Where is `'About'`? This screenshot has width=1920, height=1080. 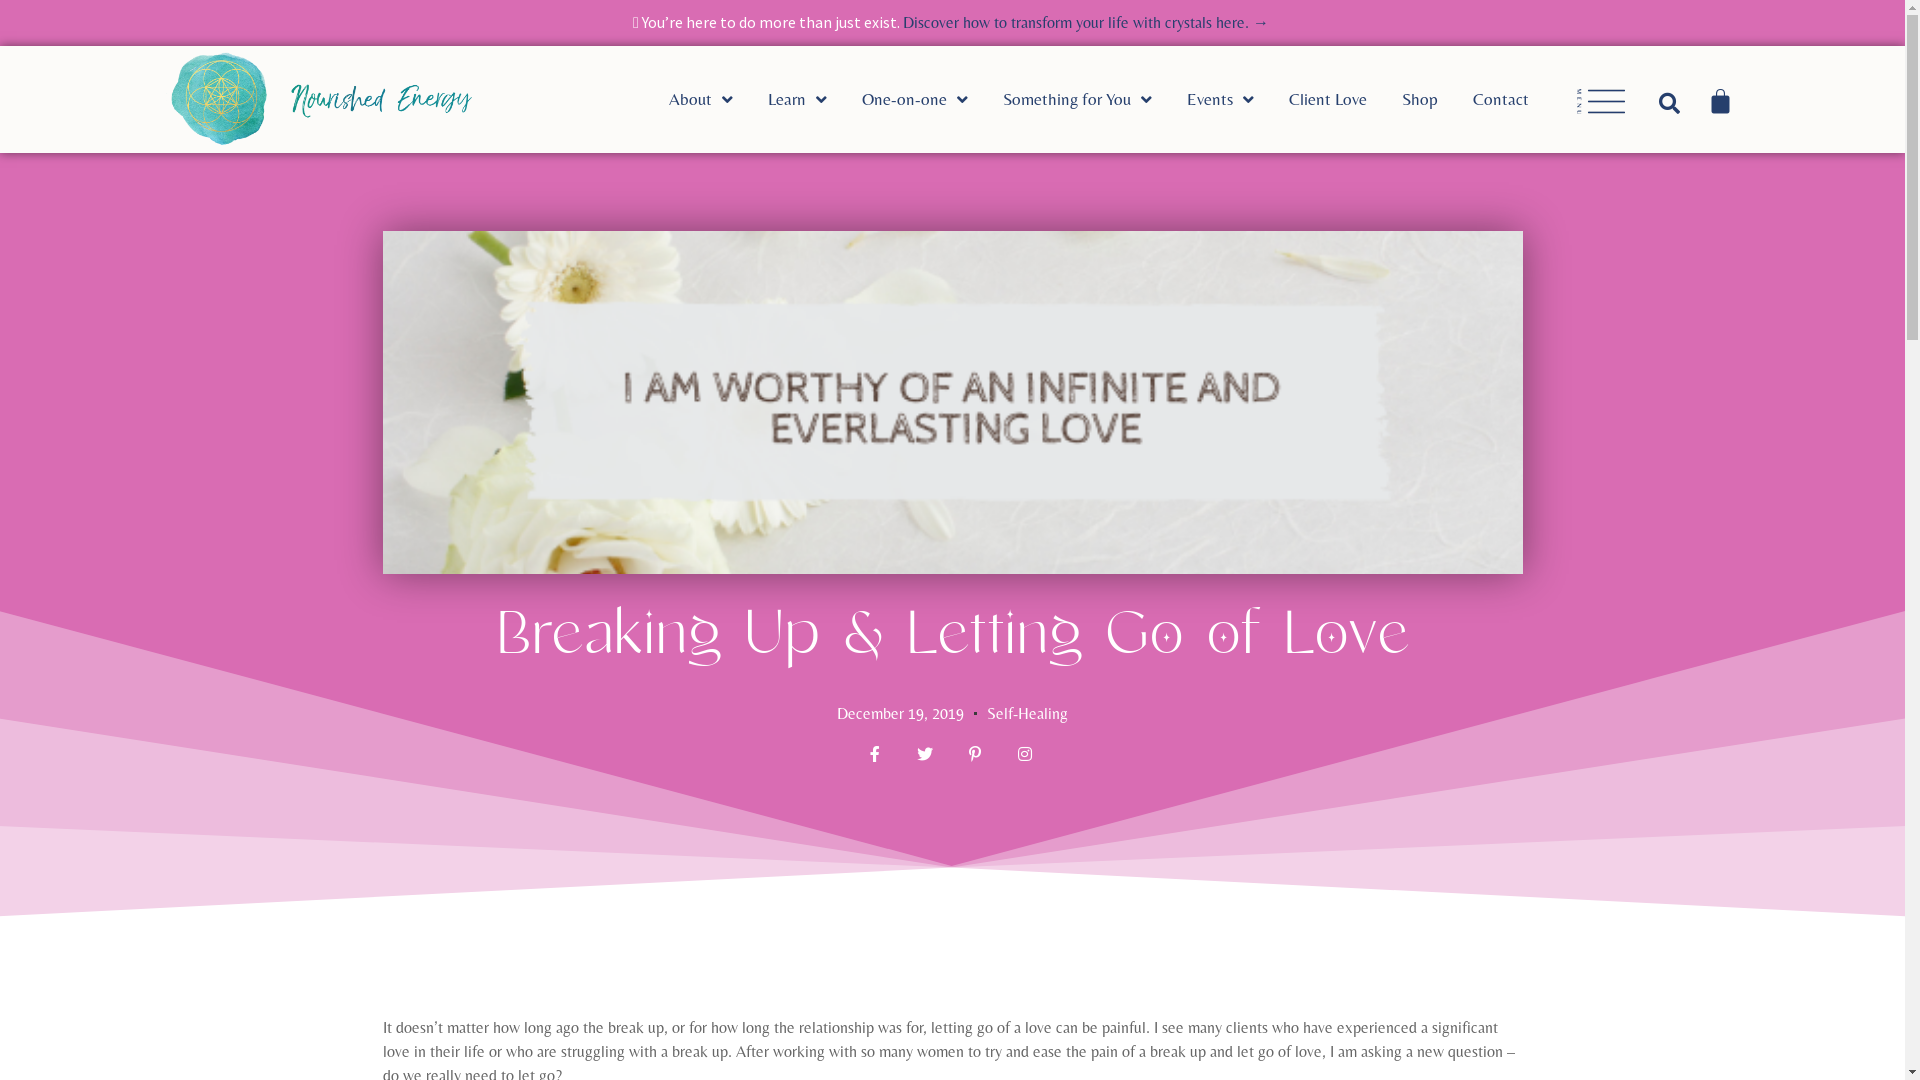
'About' is located at coordinates (718, 100).